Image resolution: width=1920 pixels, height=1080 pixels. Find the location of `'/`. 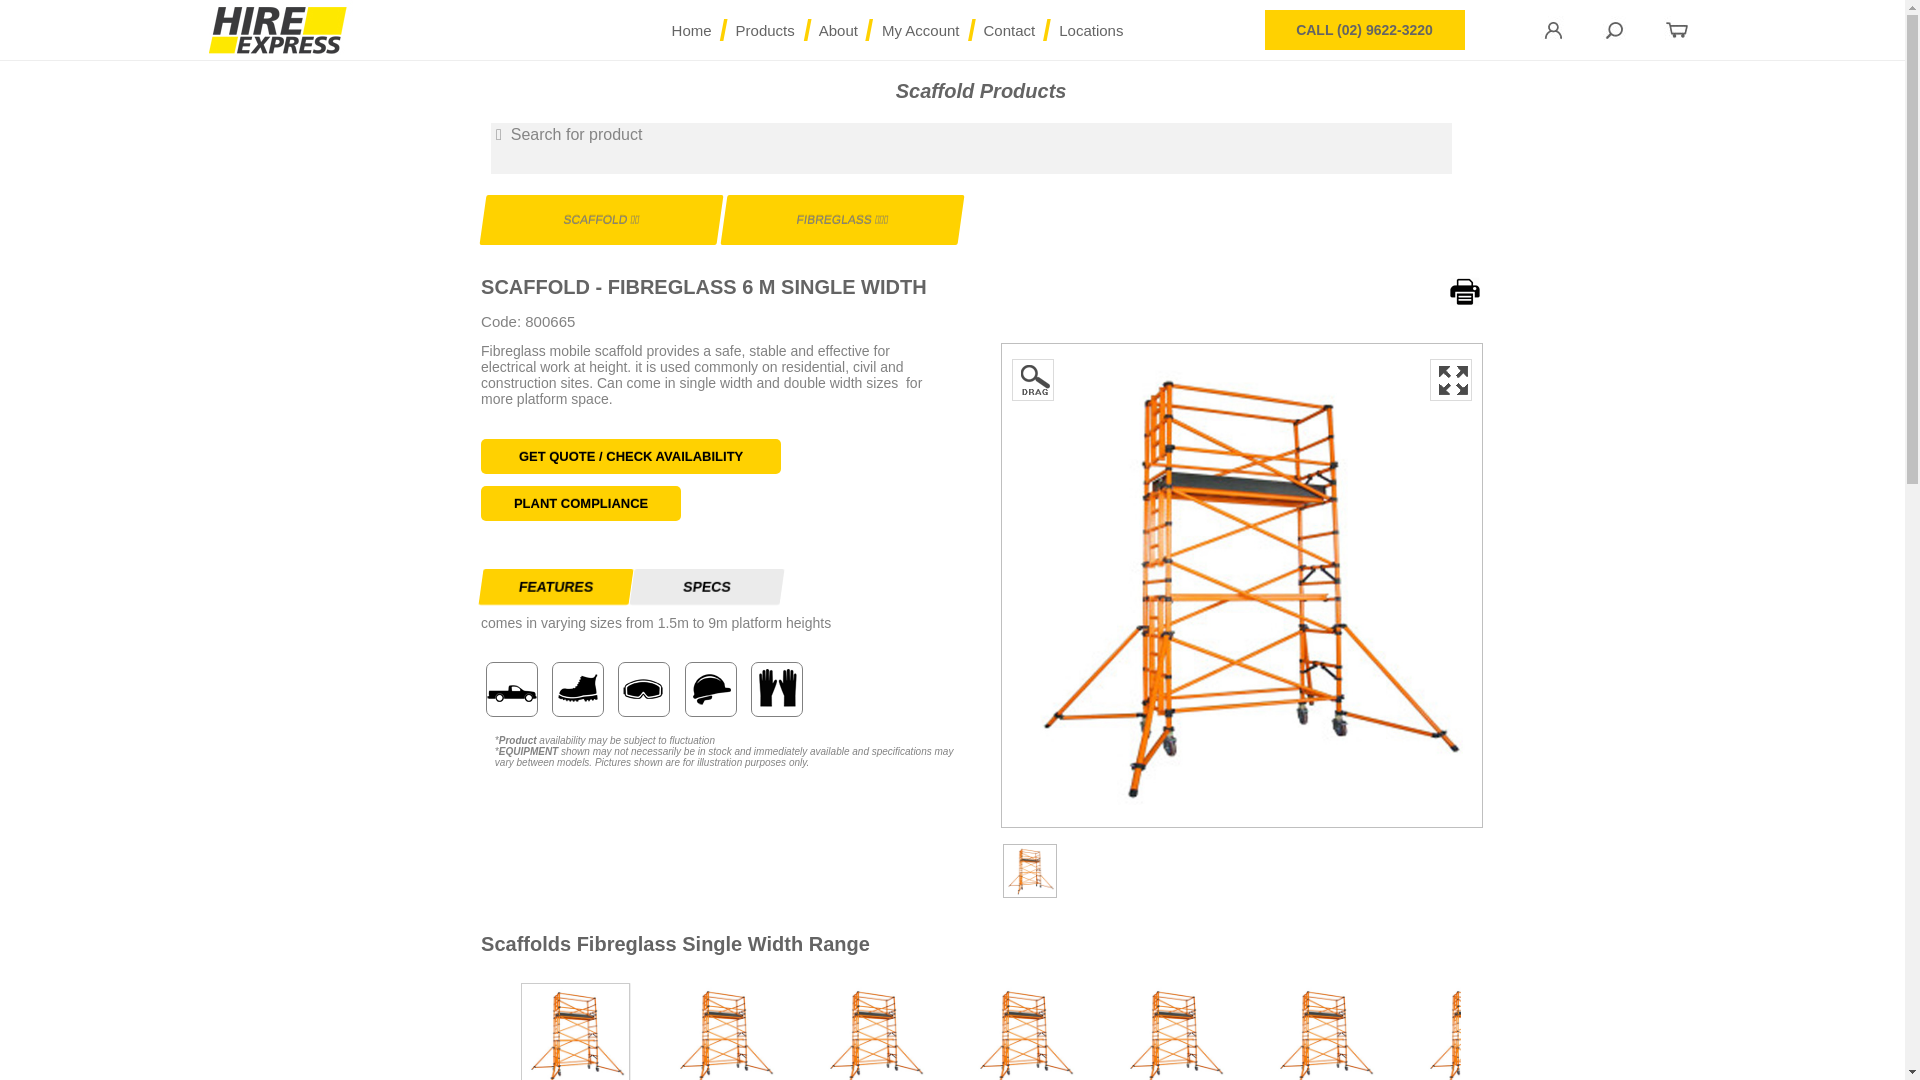

'/ is located at coordinates (920, 30).